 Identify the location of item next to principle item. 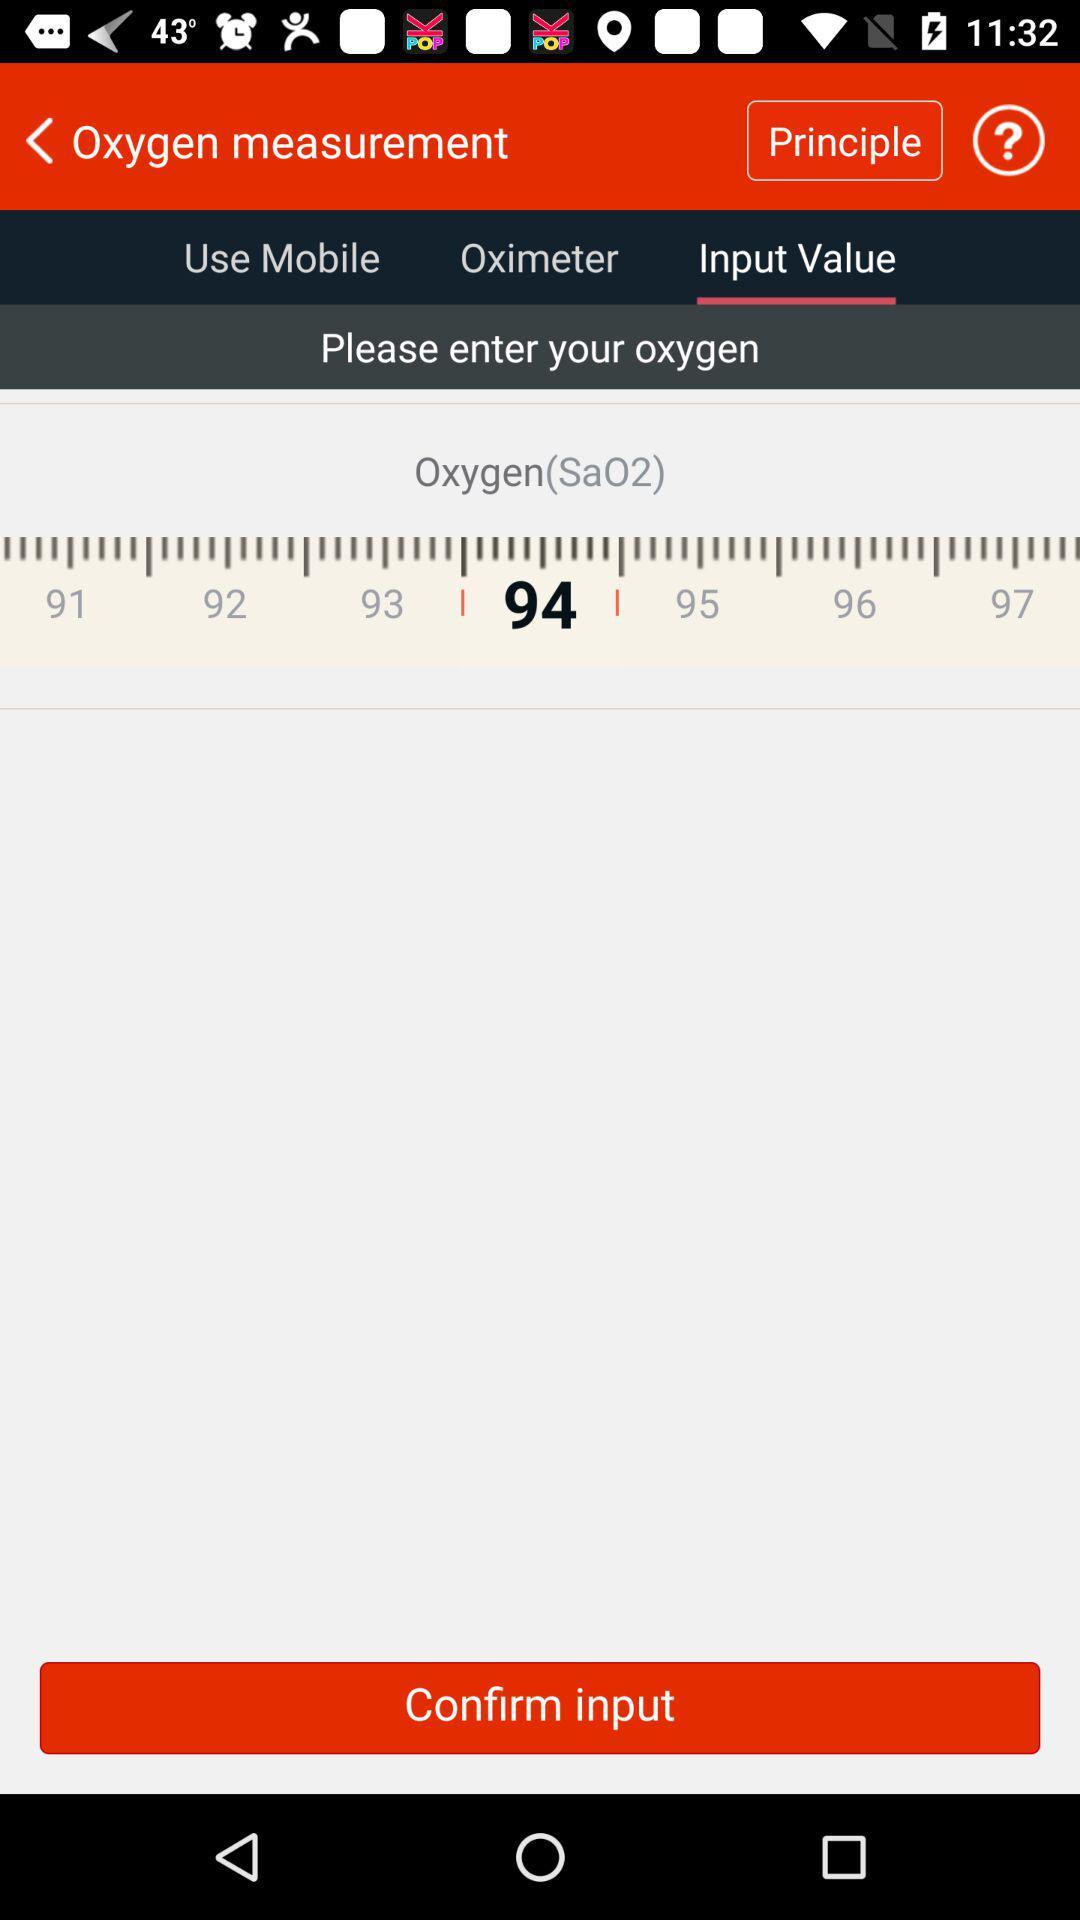
(1008, 139).